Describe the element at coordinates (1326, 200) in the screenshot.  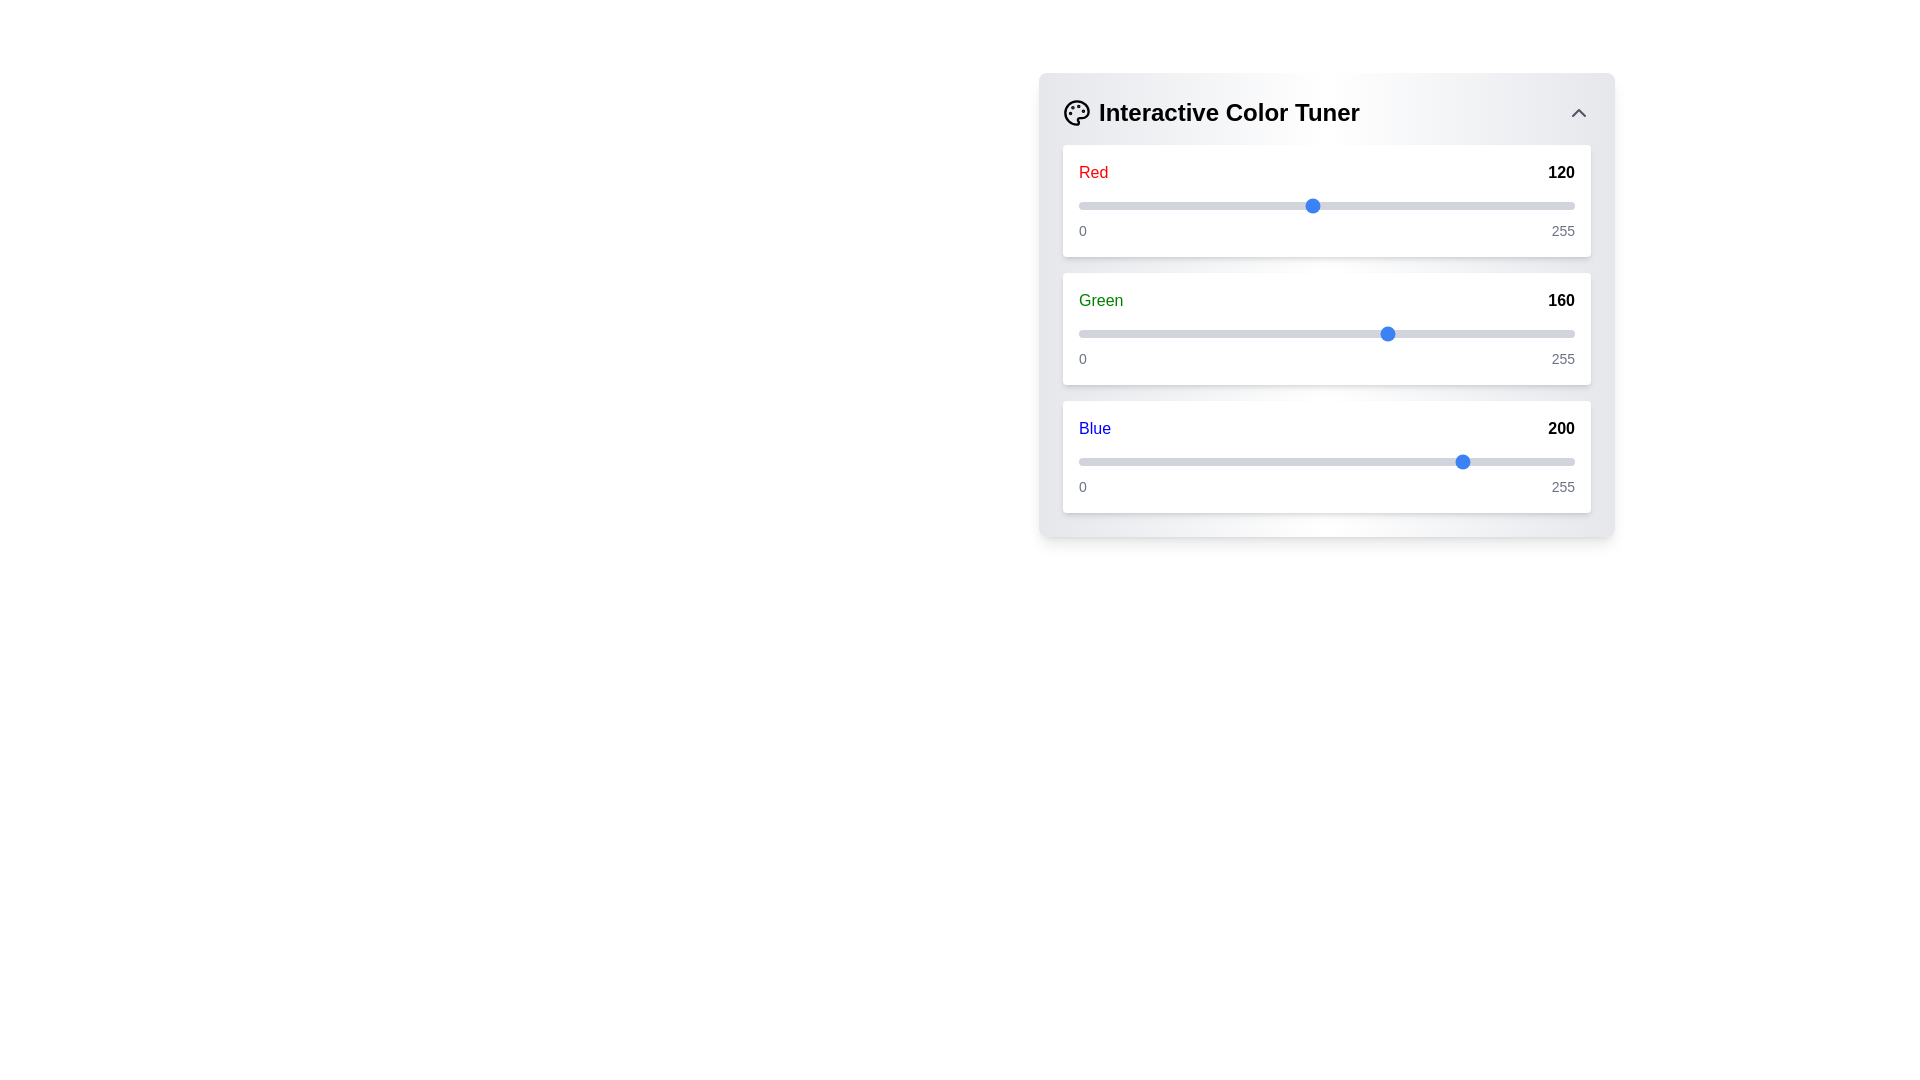
I see `labels and numerical values of the Slider element with a red label and a blue thumb, currently set to 120, to understand the current settings` at that location.